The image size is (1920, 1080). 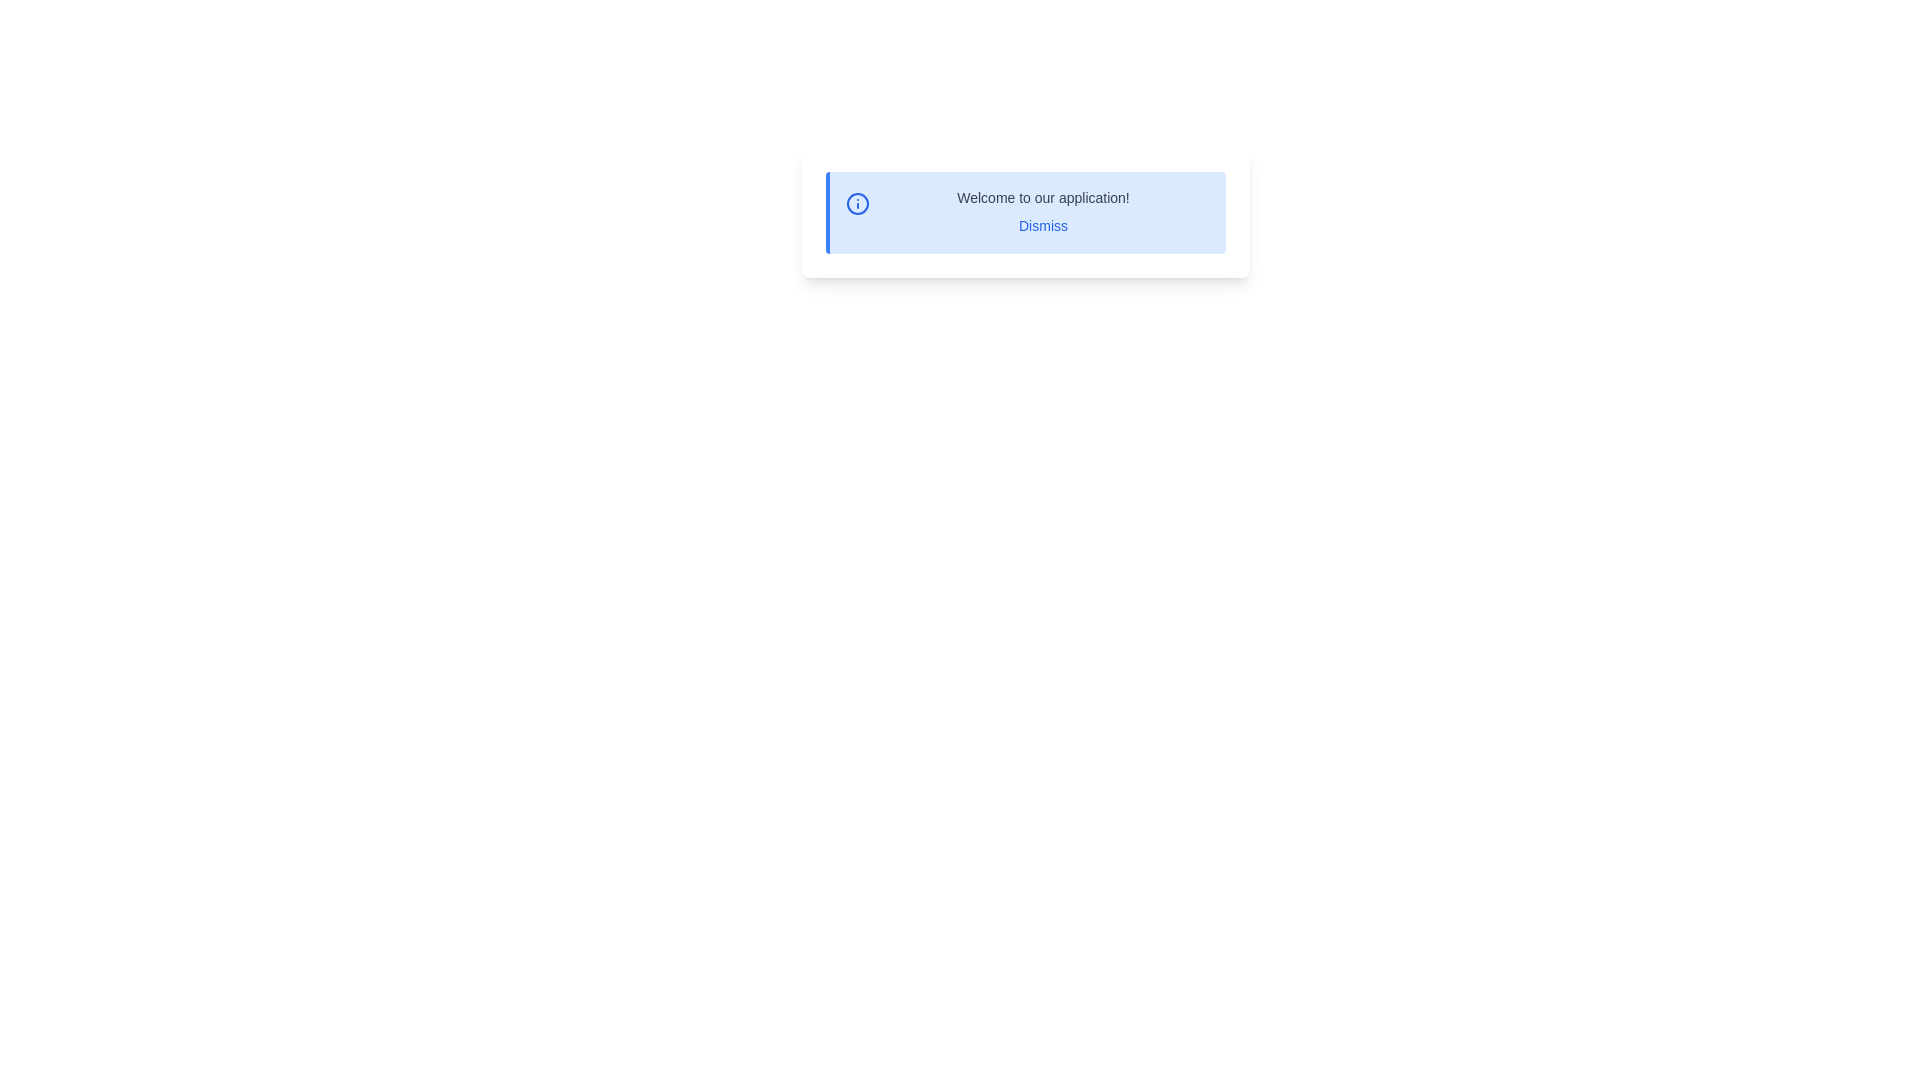 I want to click on the 'Dismiss' link in the Notification message box, so click(x=1025, y=212).